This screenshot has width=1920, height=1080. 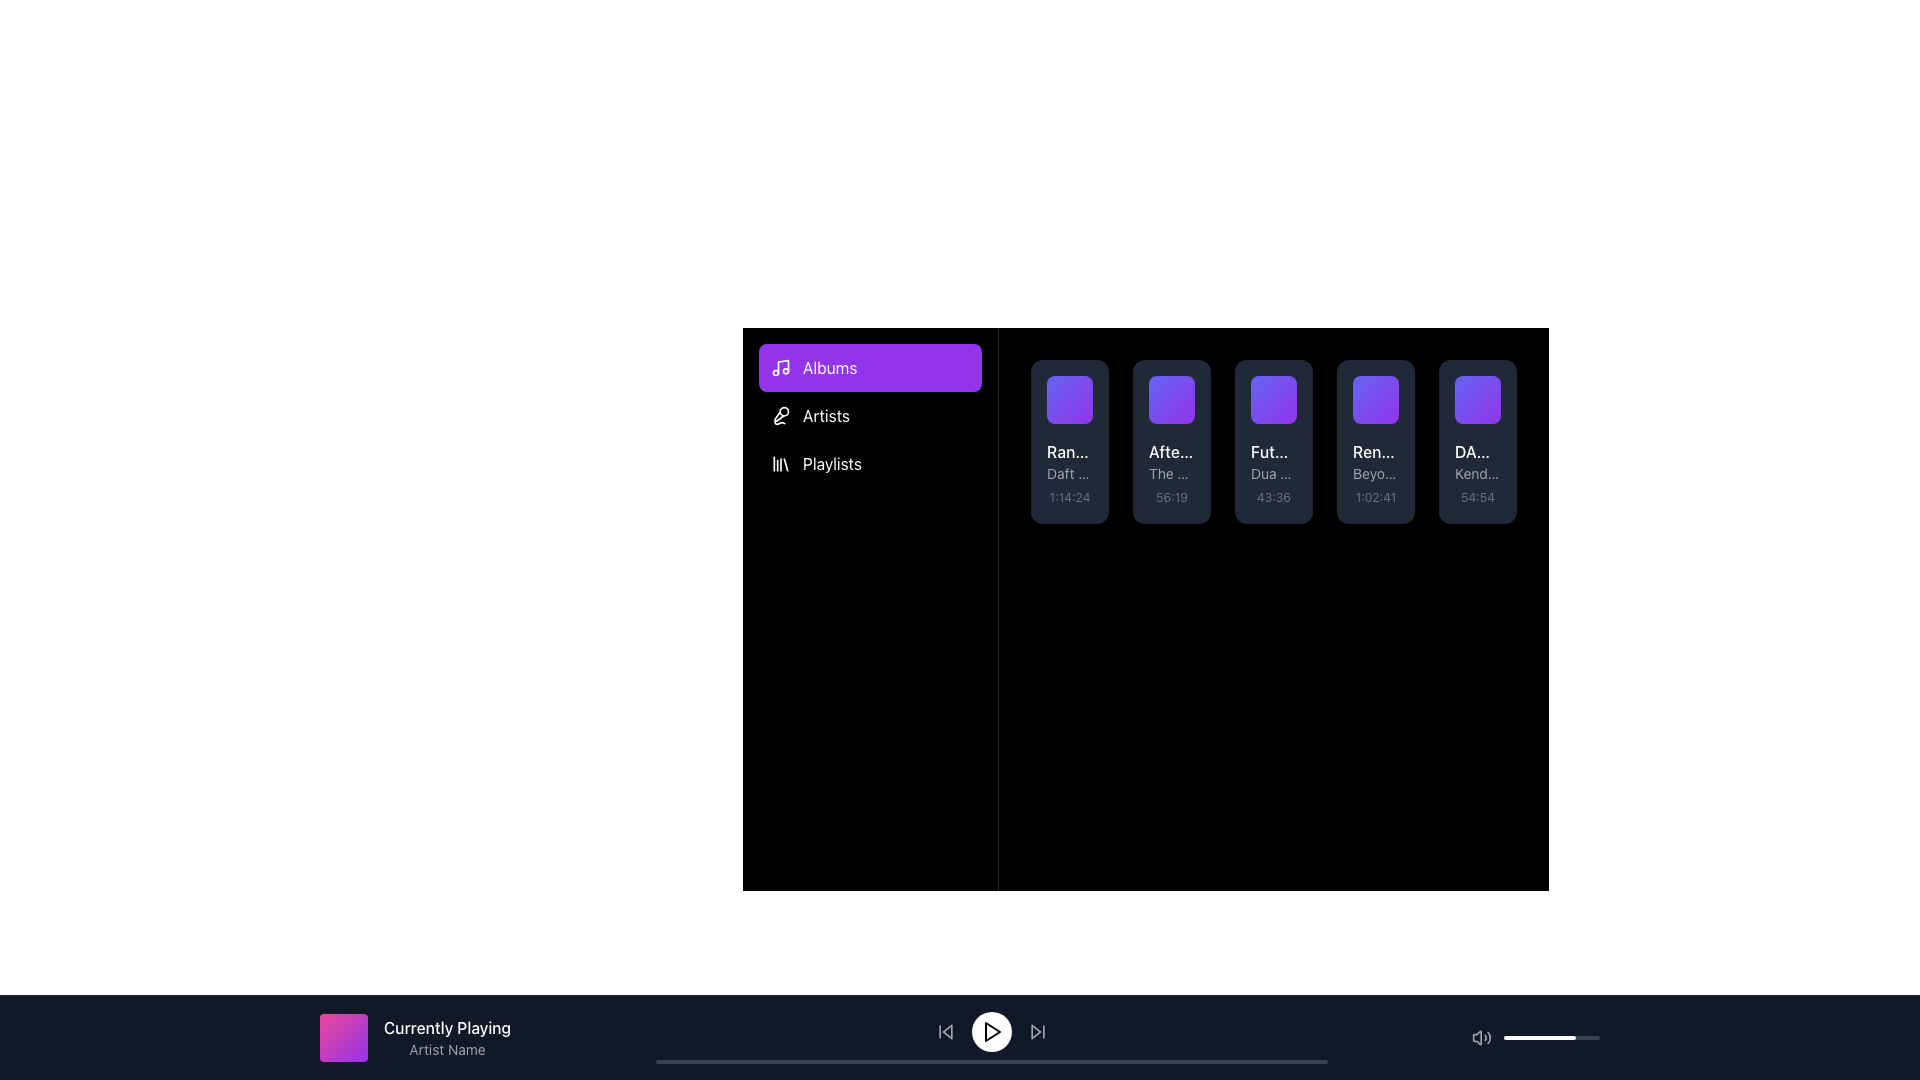 What do you see at coordinates (946, 1032) in the screenshot?
I see `the 'previous' button in the media control bar` at bounding box center [946, 1032].